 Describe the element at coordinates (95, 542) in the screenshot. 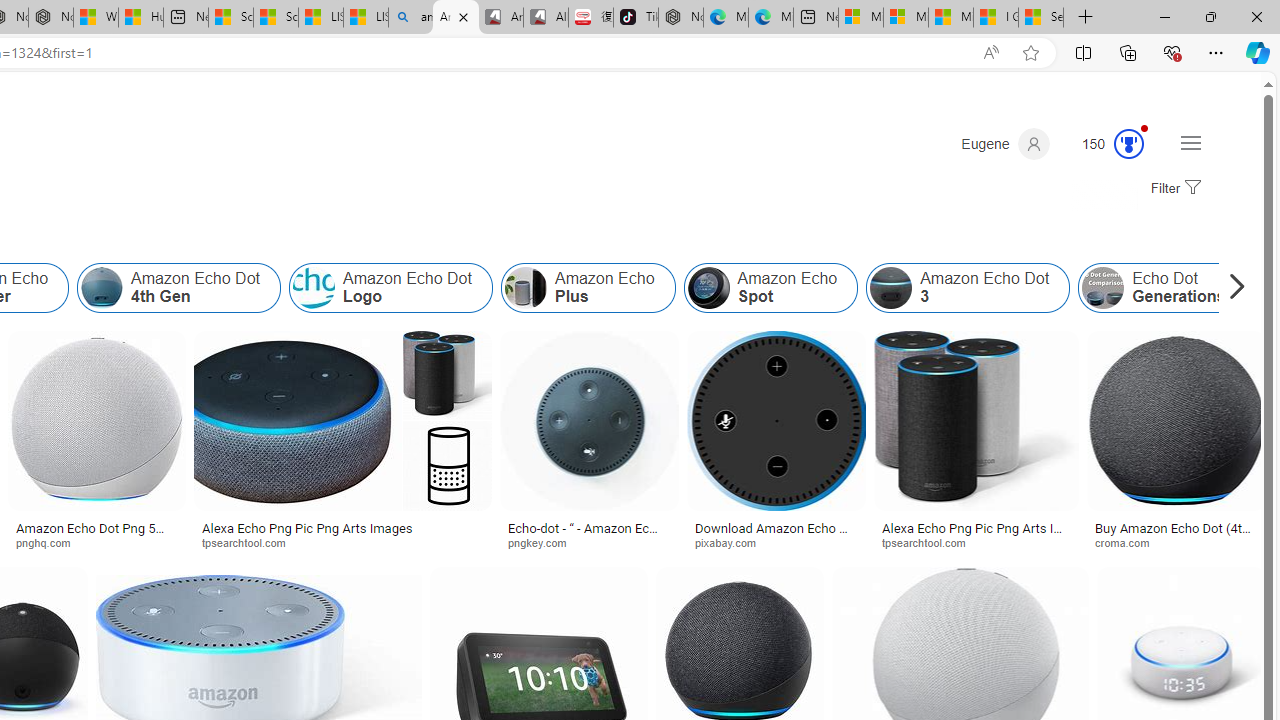

I see `'pnghq.com'` at that location.